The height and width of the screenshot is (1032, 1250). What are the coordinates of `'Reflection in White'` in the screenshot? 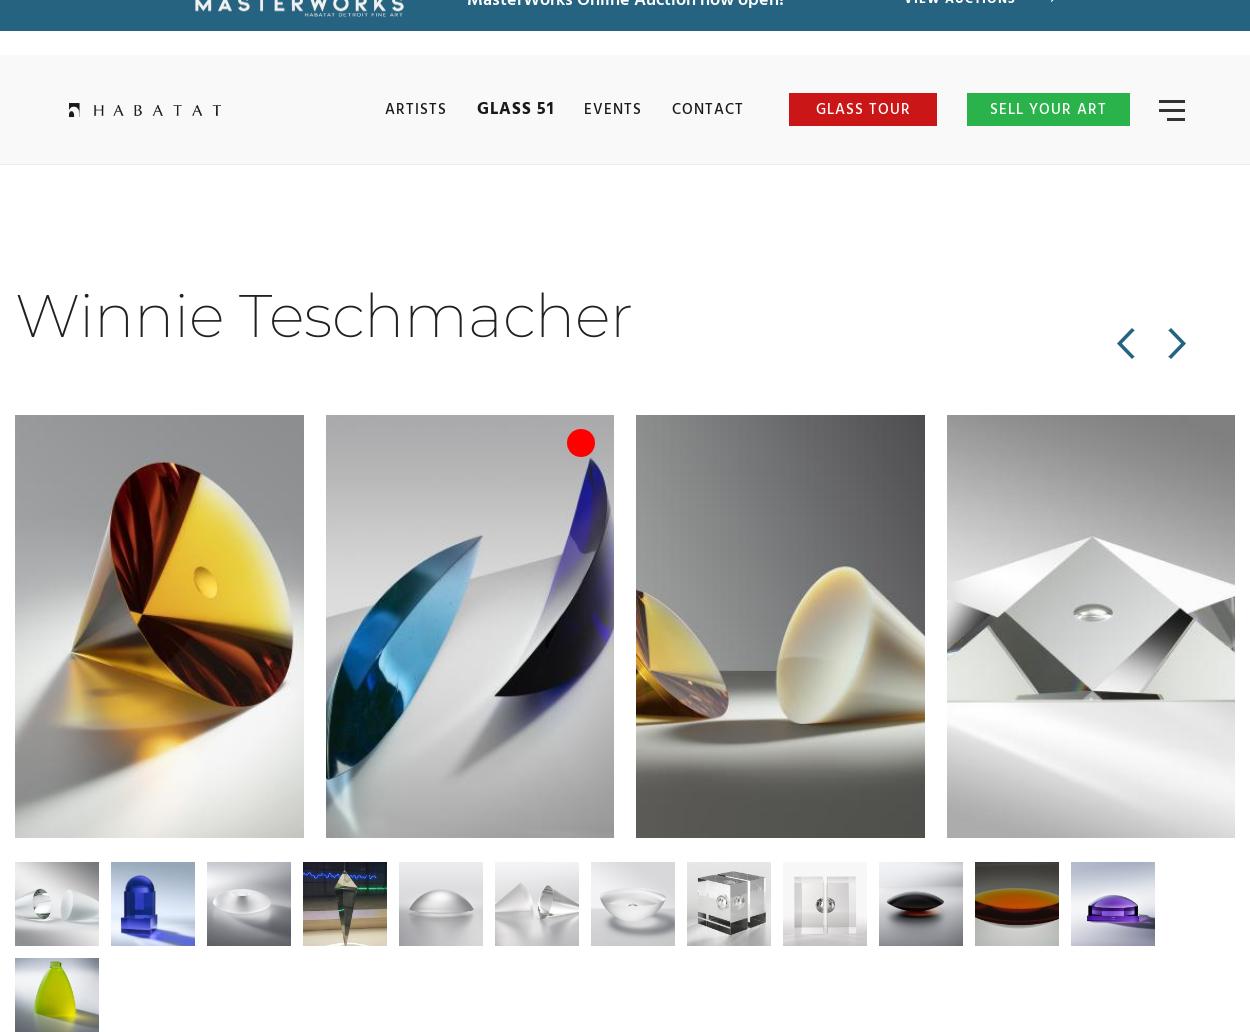 It's located at (745, 707).